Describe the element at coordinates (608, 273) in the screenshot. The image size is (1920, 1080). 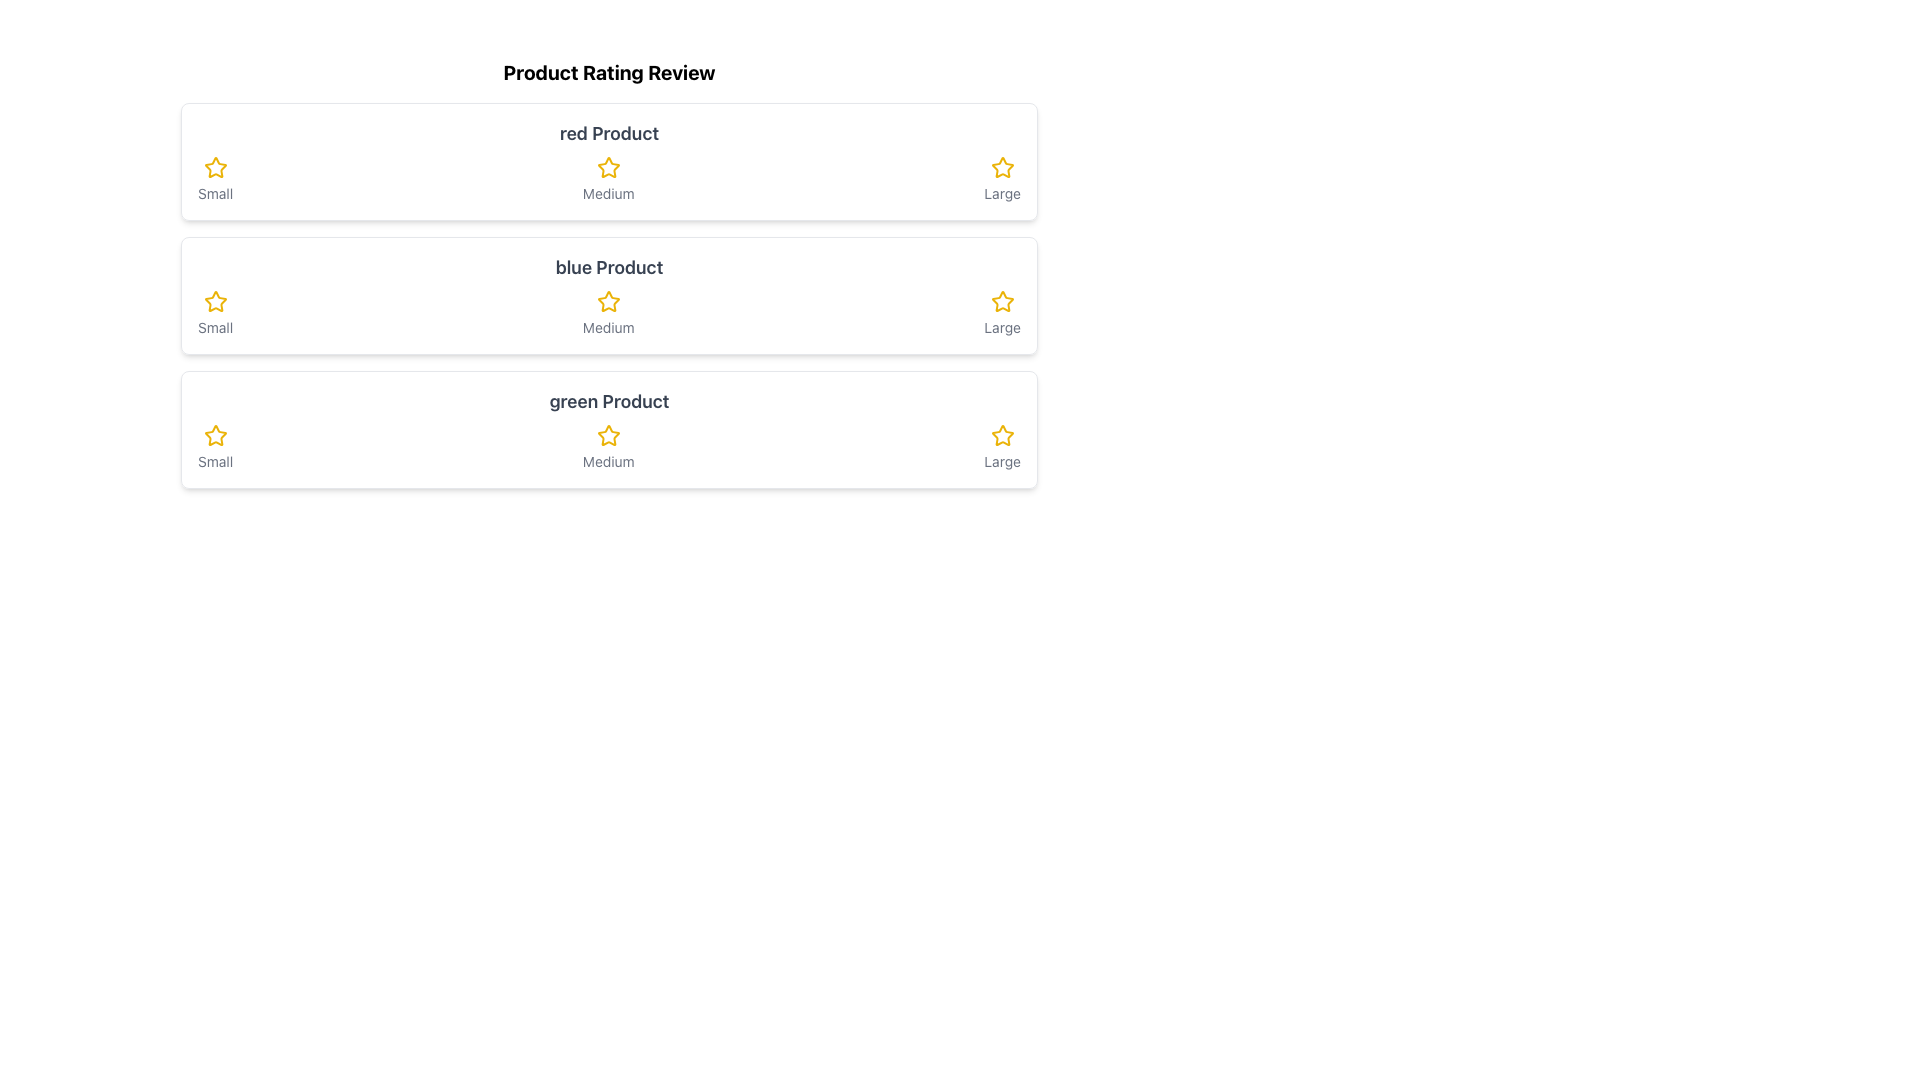
I see `a star button in the interactive rating panel to rate the product based on size preferences` at that location.